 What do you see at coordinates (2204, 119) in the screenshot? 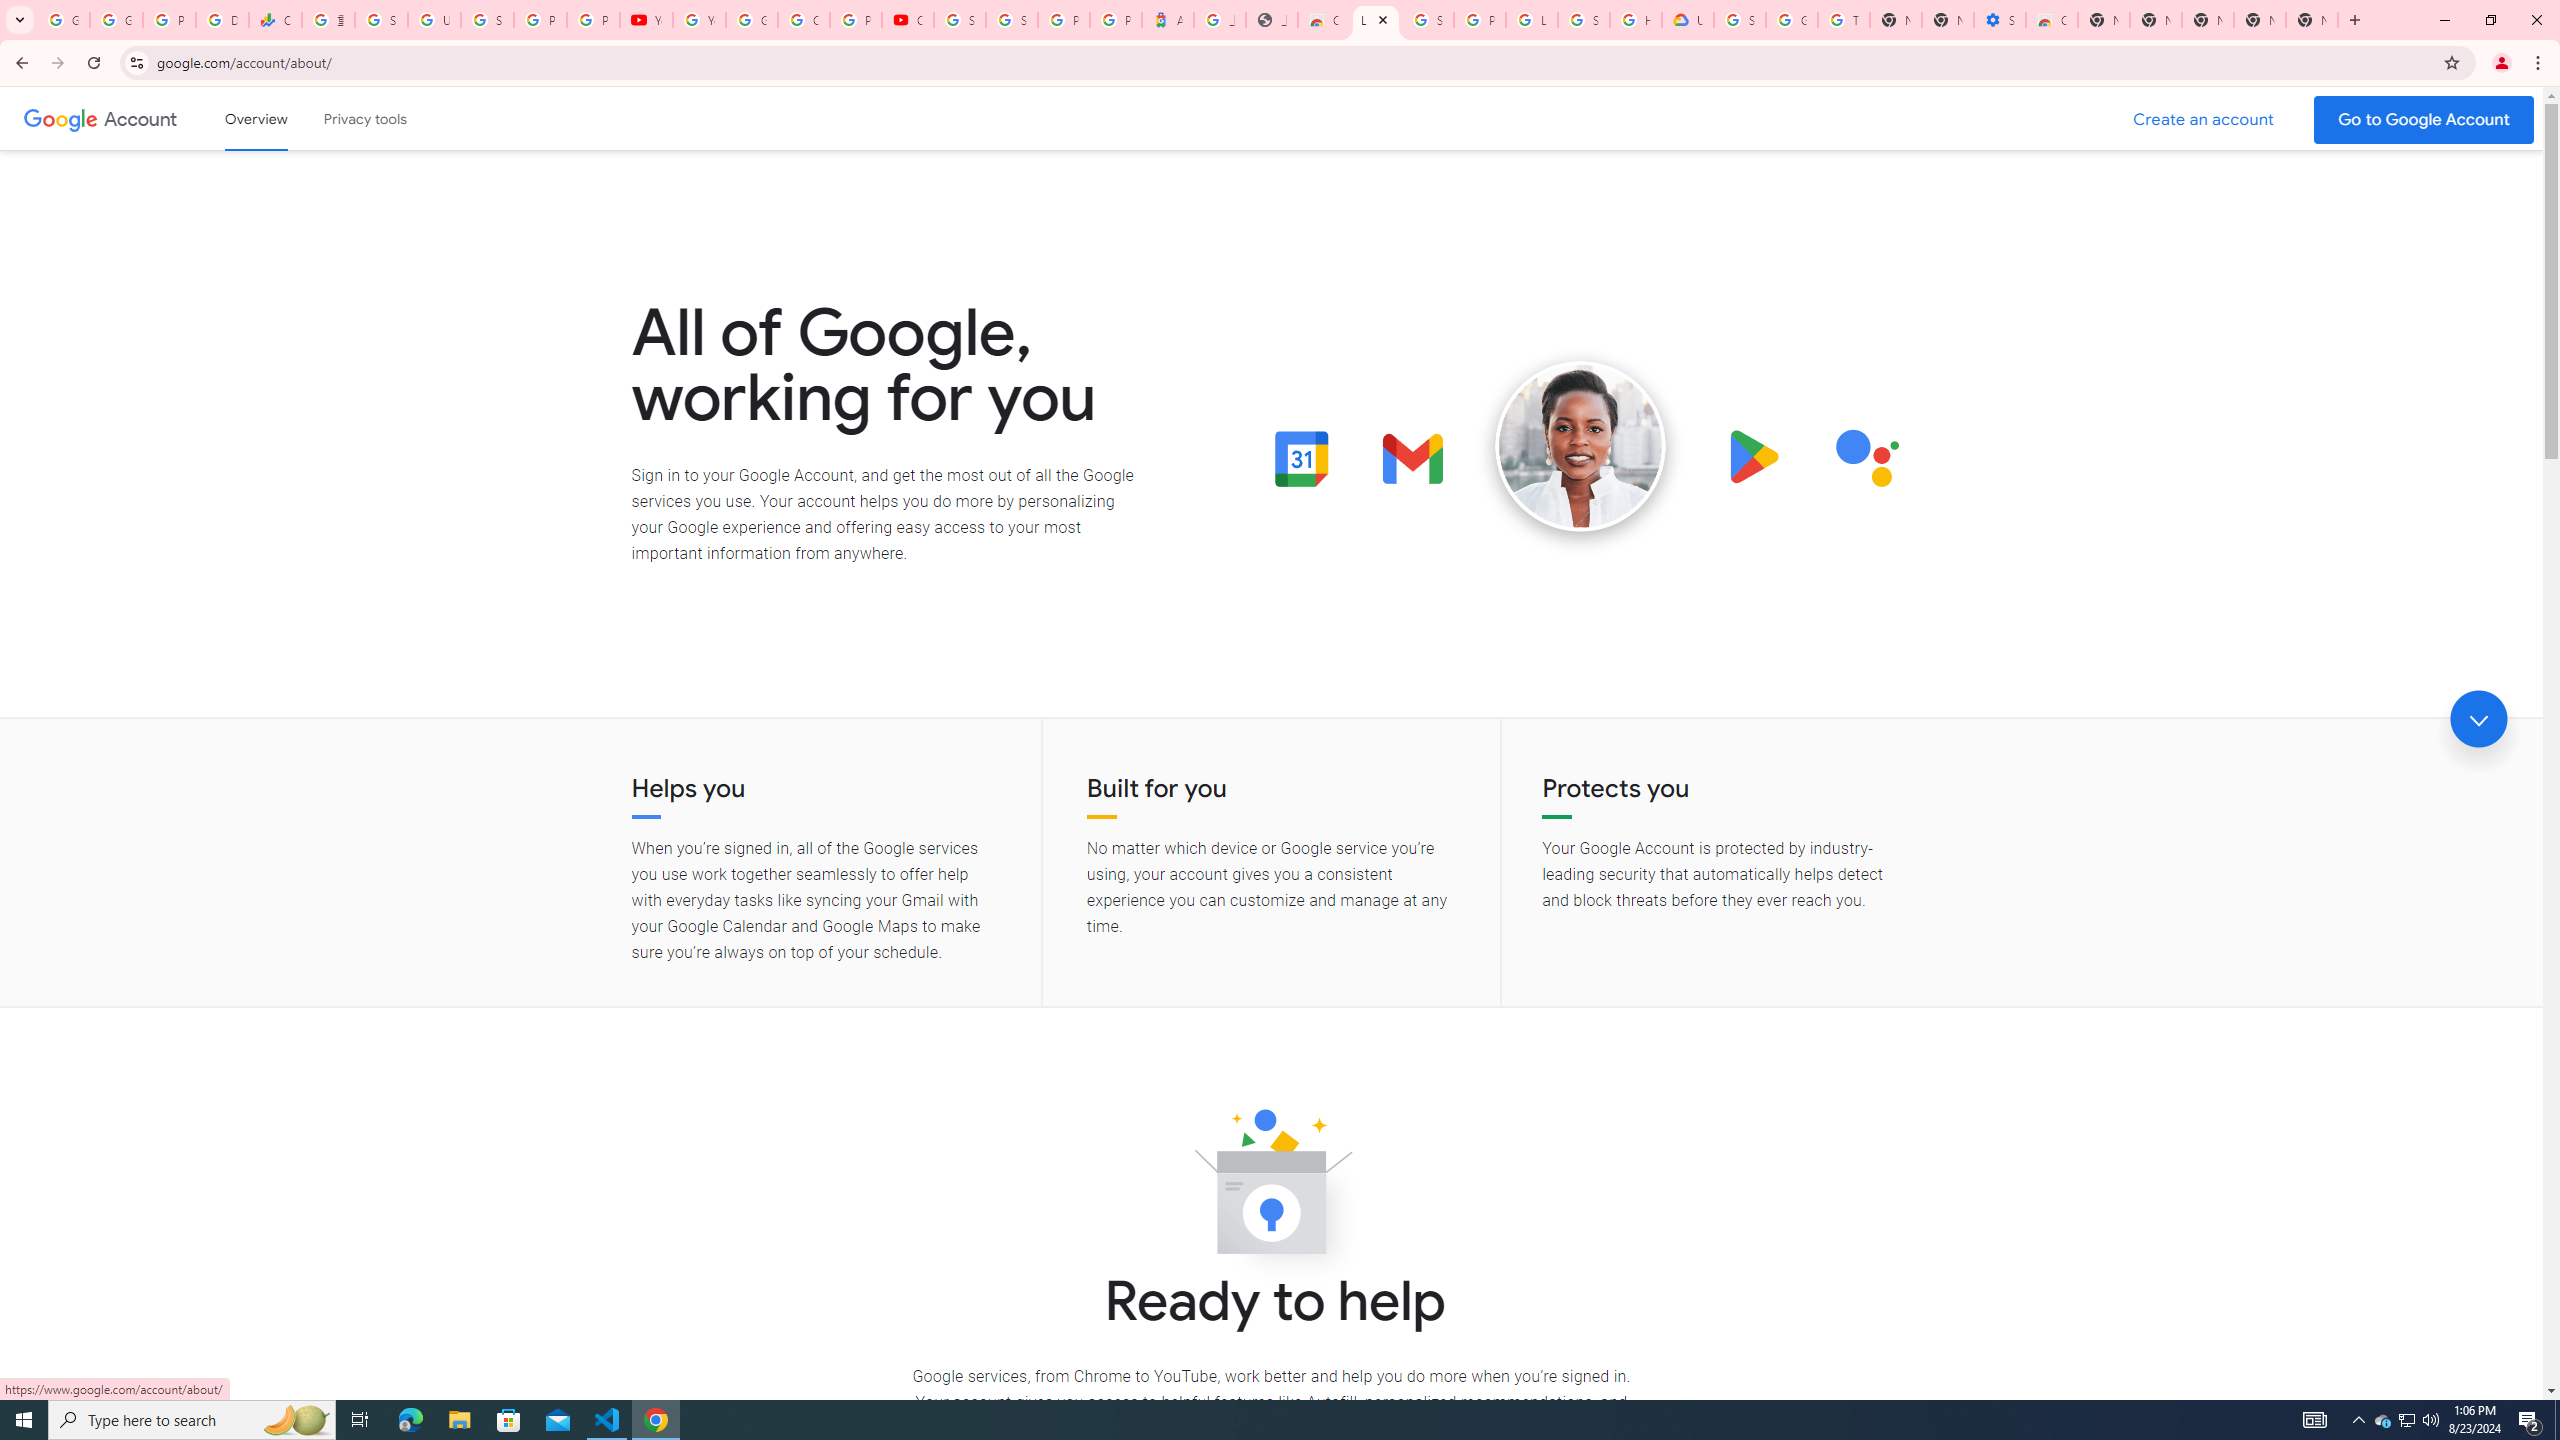
I see `'Create a Google Account'` at bounding box center [2204, 119].